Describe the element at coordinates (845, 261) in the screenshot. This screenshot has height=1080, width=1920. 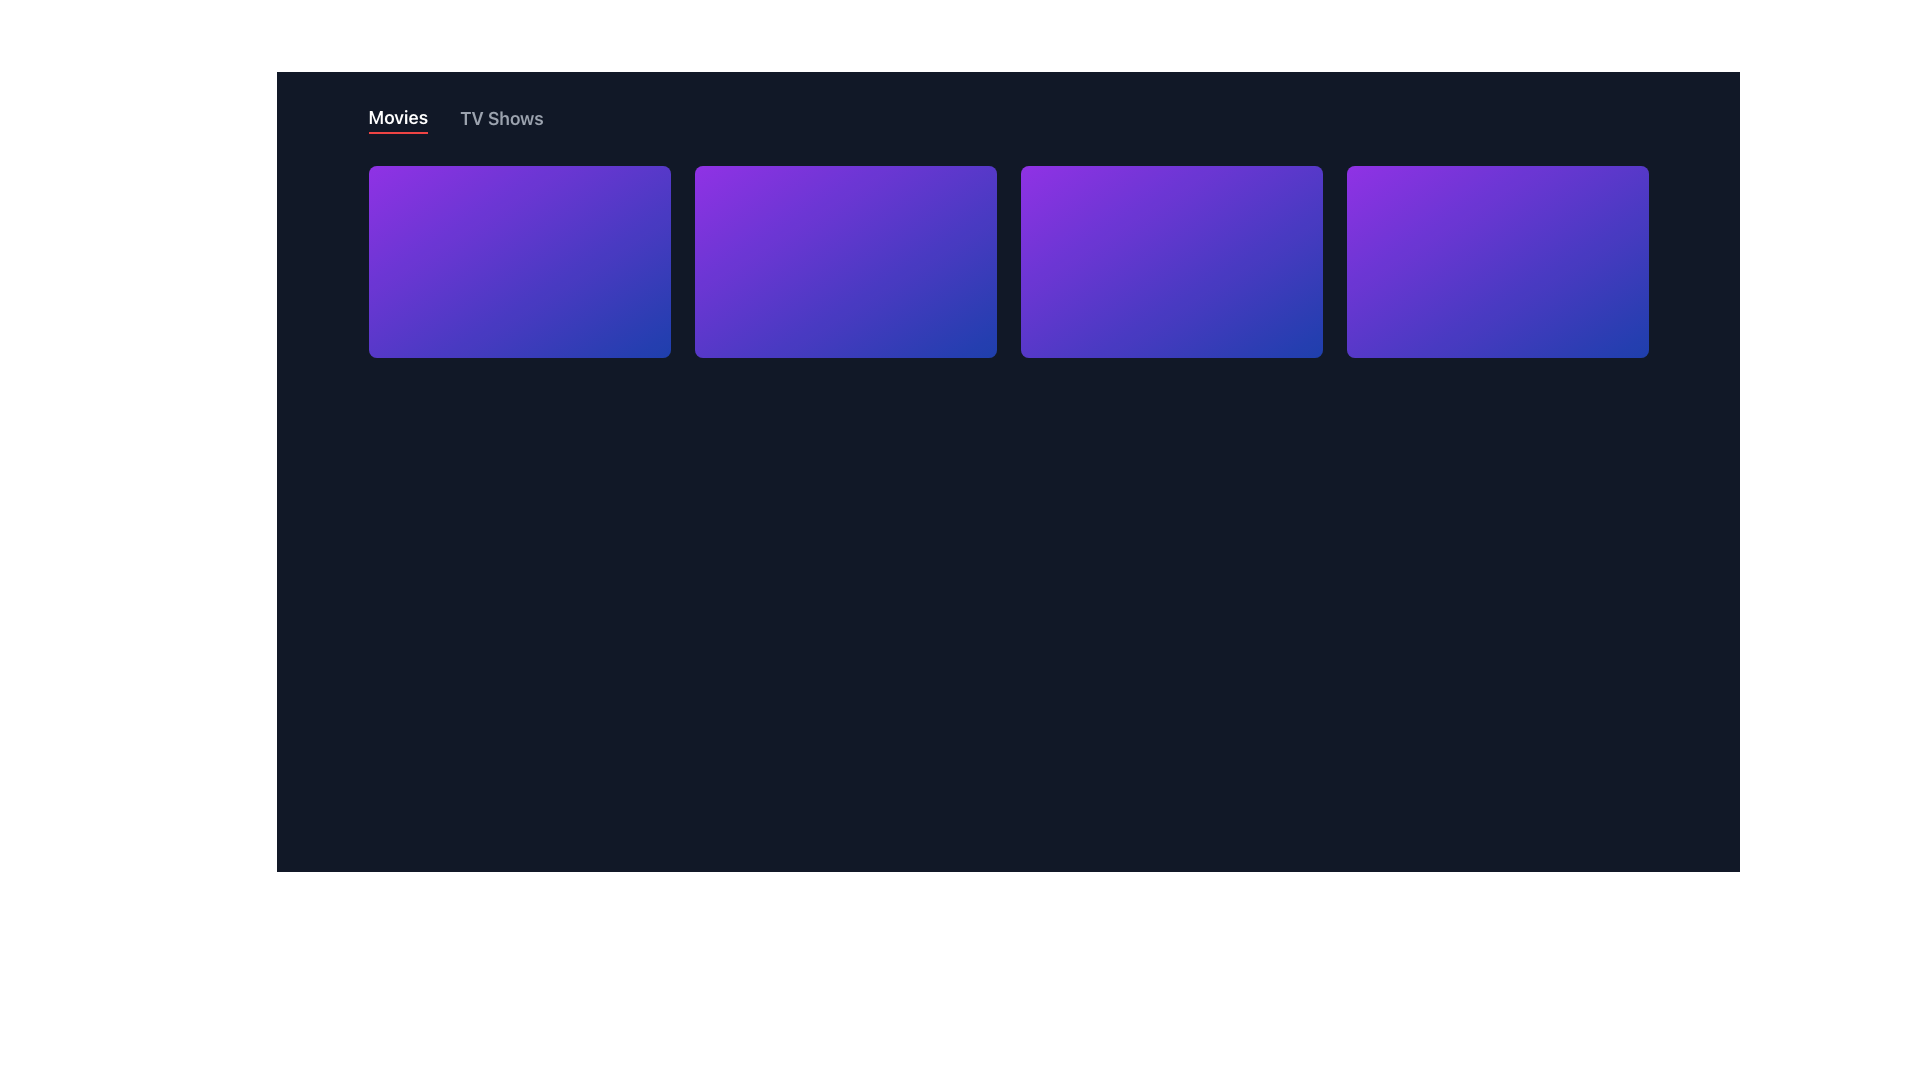
I see `the Clickable card with a gradient background transitioning from purple to blue, located in the second position from the left within a grid of four elements` at that location.